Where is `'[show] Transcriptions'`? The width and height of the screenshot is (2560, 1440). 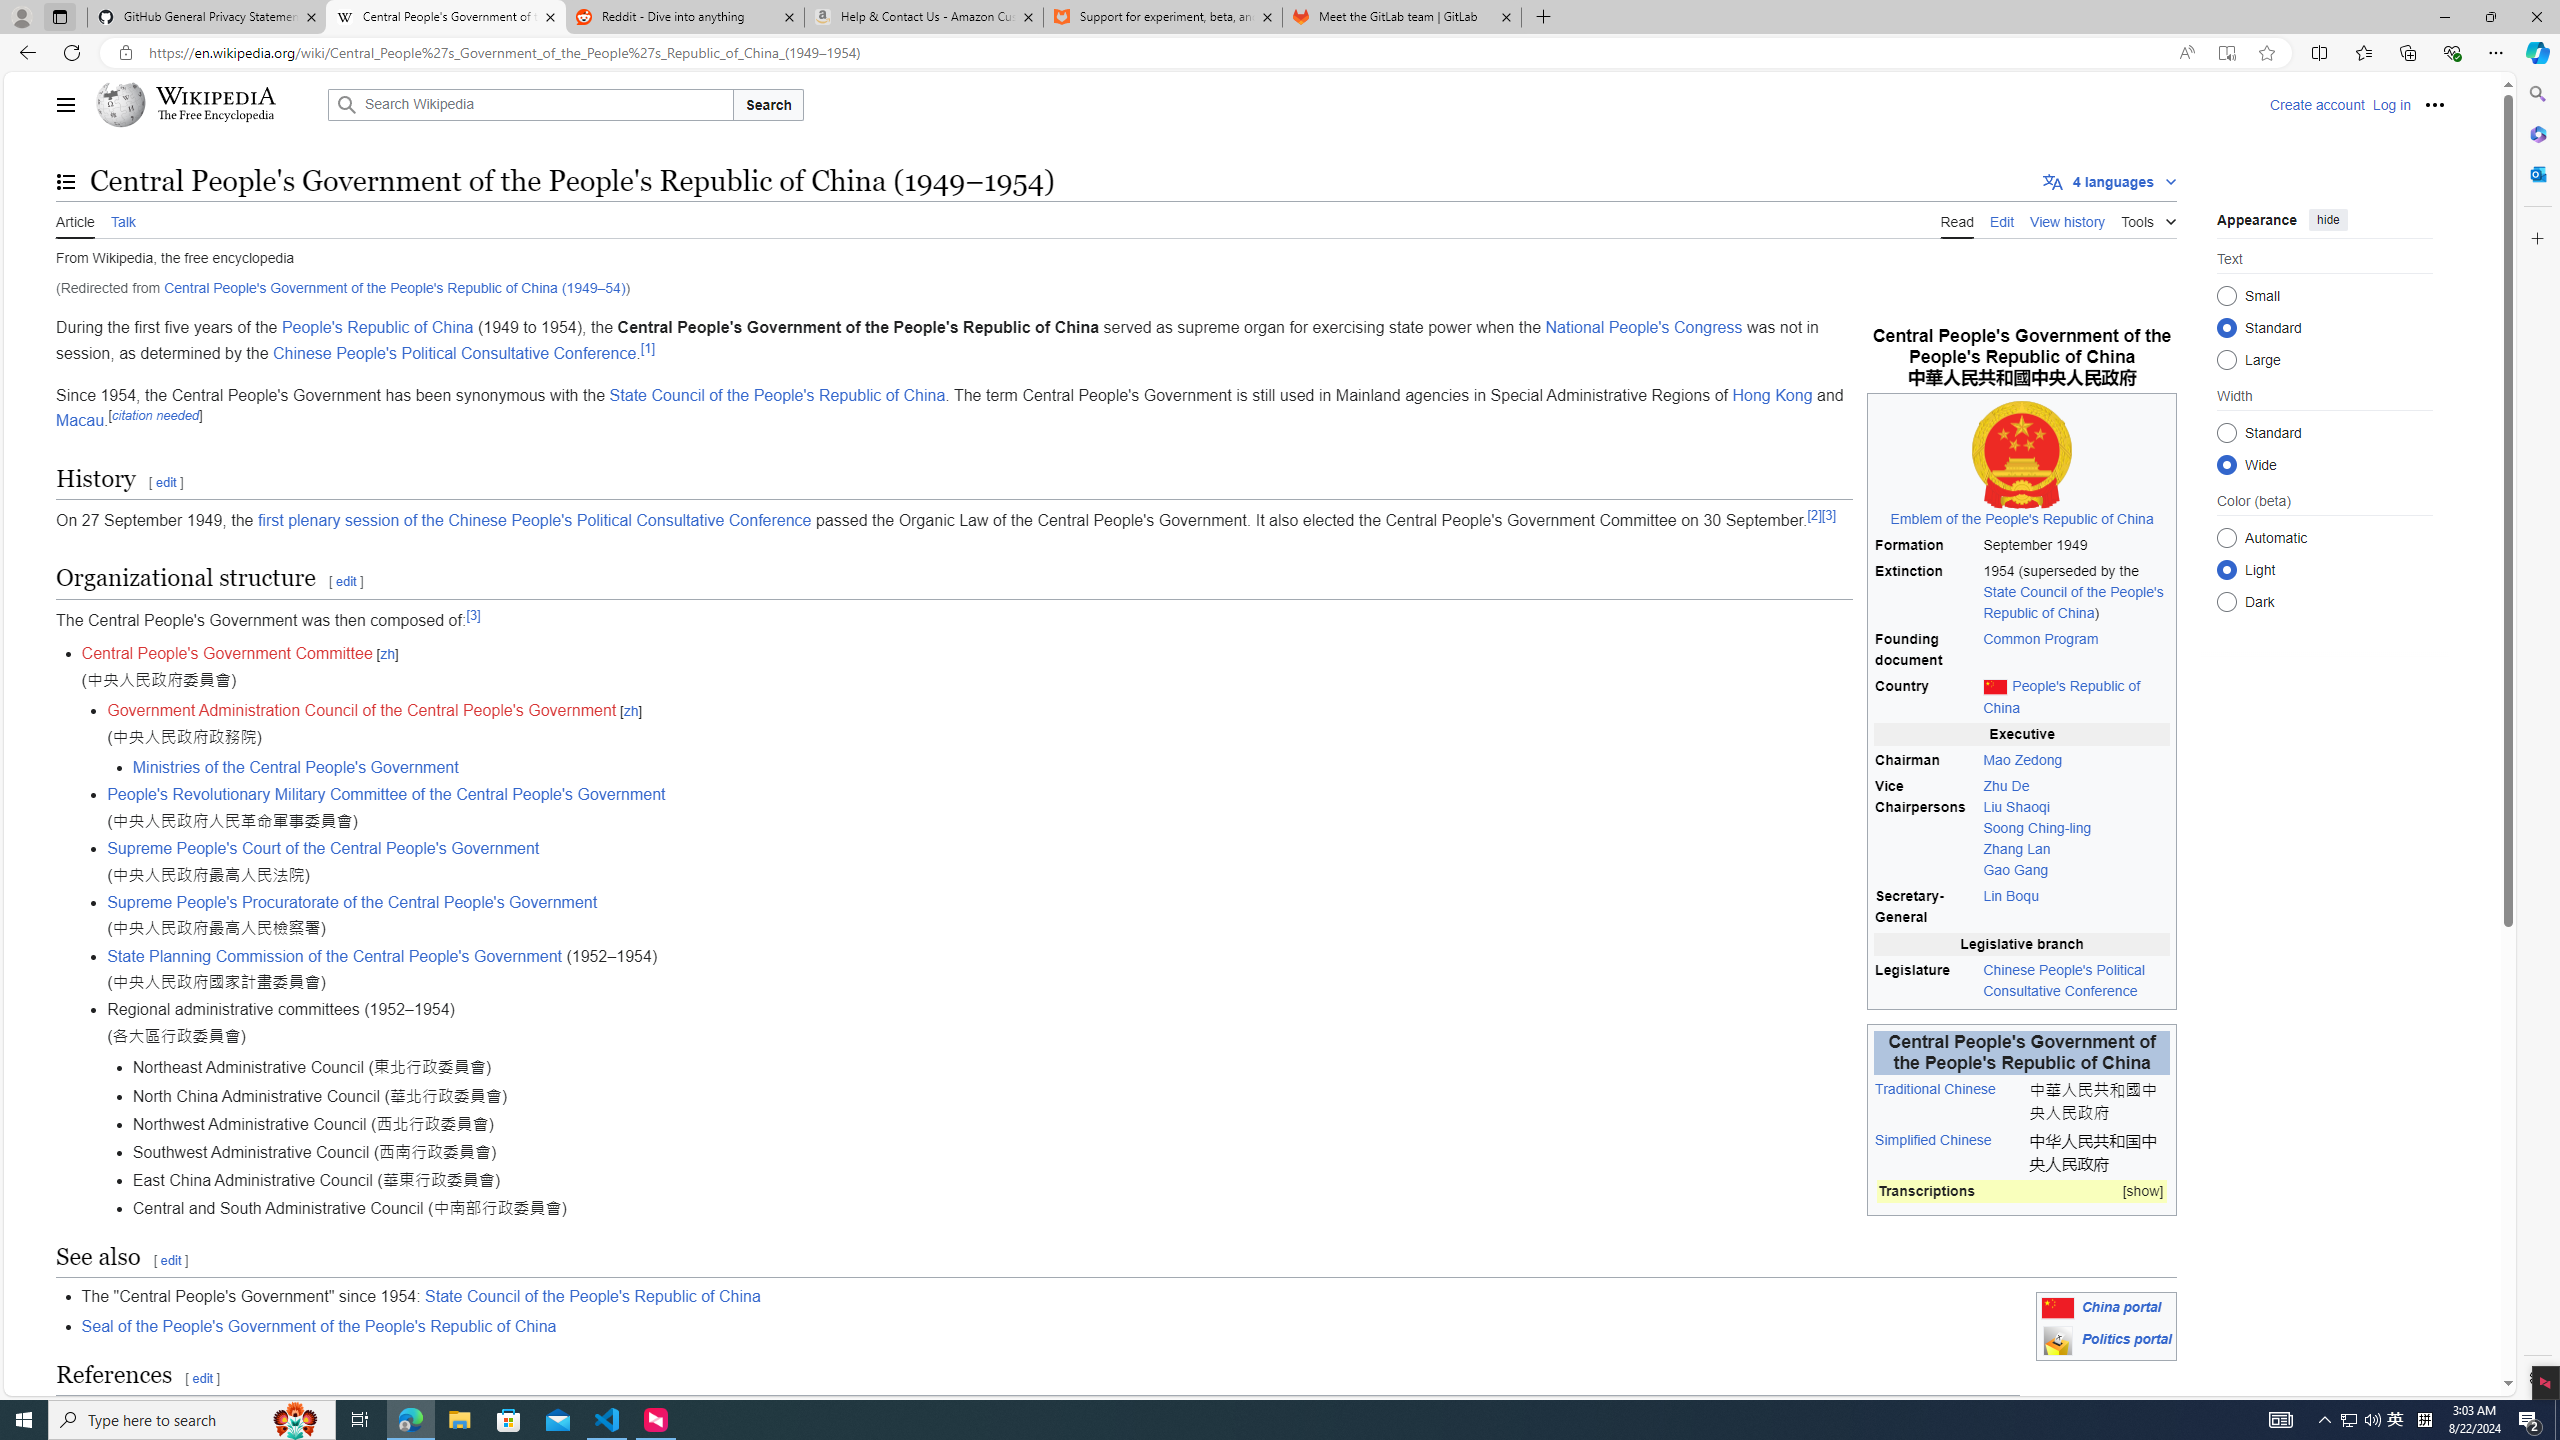 '[show] Transcriptions' is located at coordinates (2021, 1191).